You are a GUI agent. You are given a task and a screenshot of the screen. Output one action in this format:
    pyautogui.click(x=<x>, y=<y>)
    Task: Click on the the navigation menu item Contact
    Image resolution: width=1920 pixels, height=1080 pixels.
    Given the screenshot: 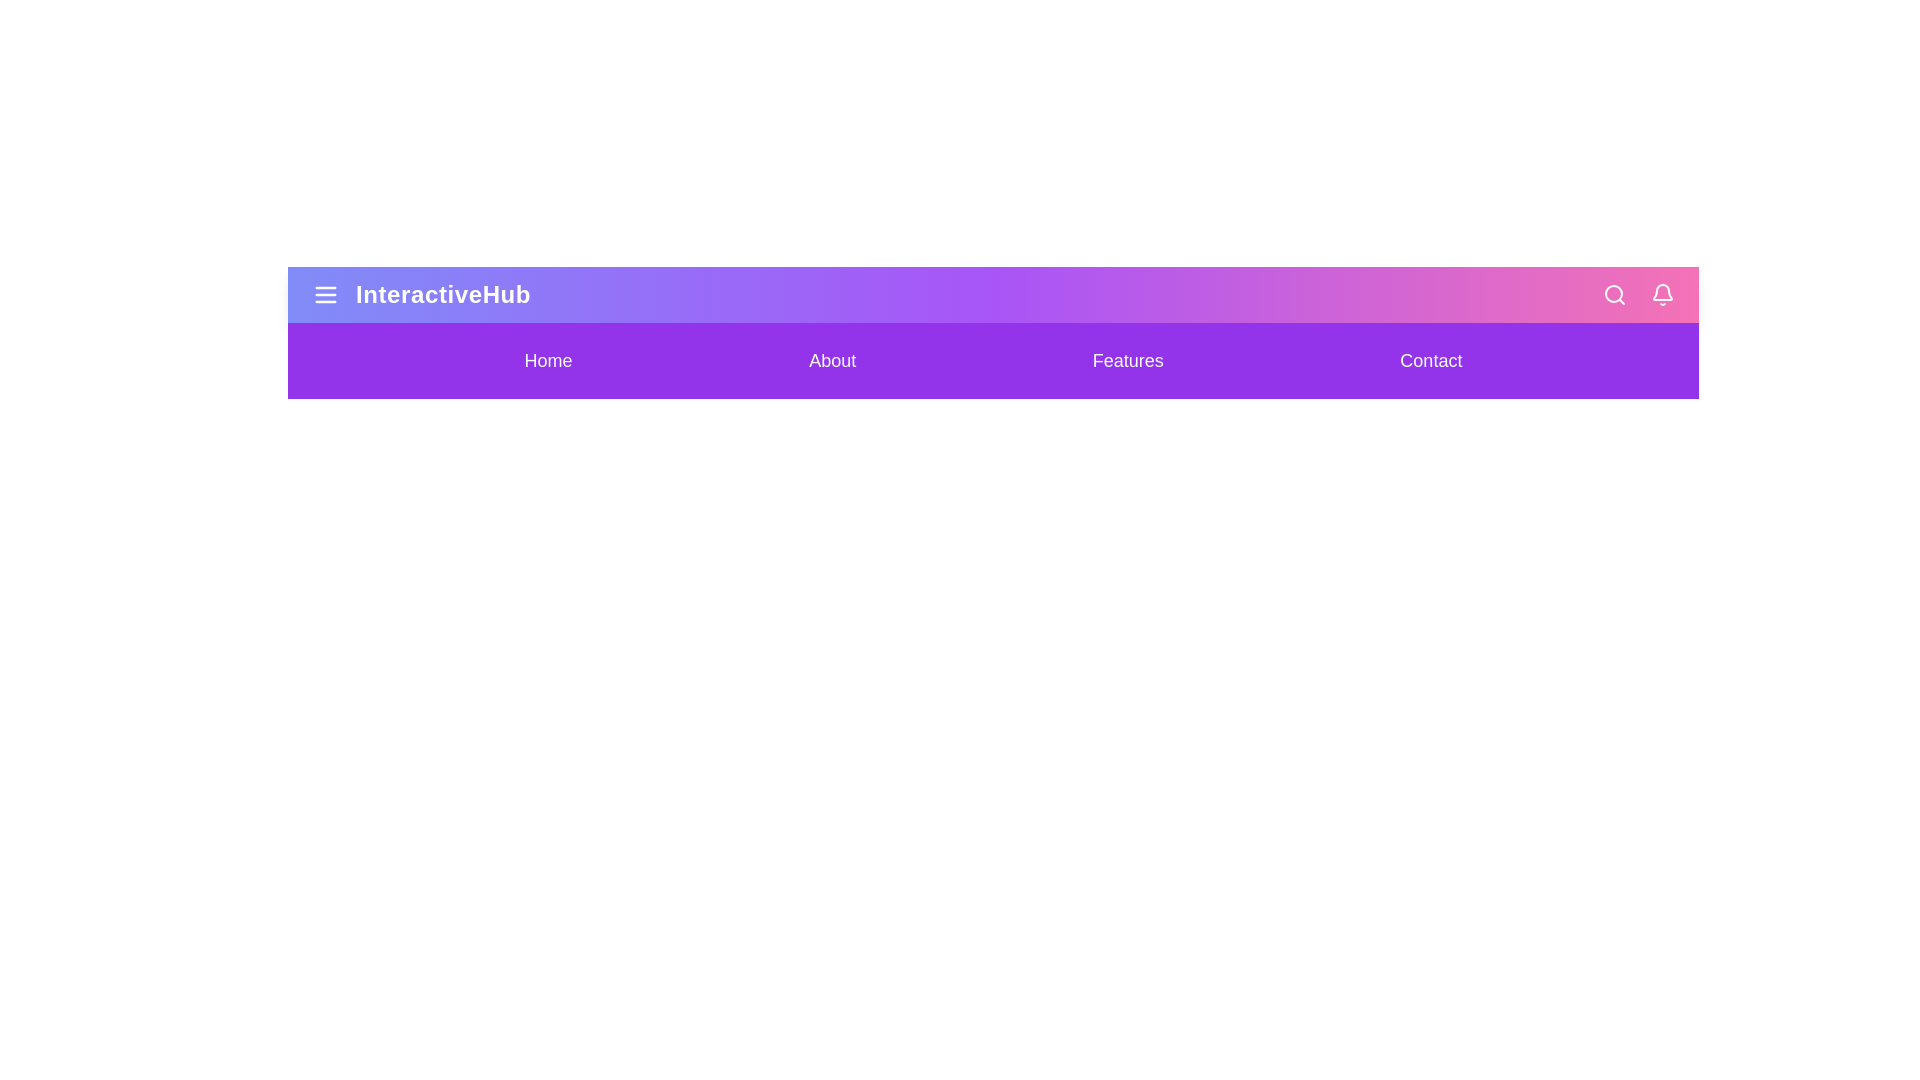 What is the action you would take?
    pyautogui.click(x=1430, y=361)
    